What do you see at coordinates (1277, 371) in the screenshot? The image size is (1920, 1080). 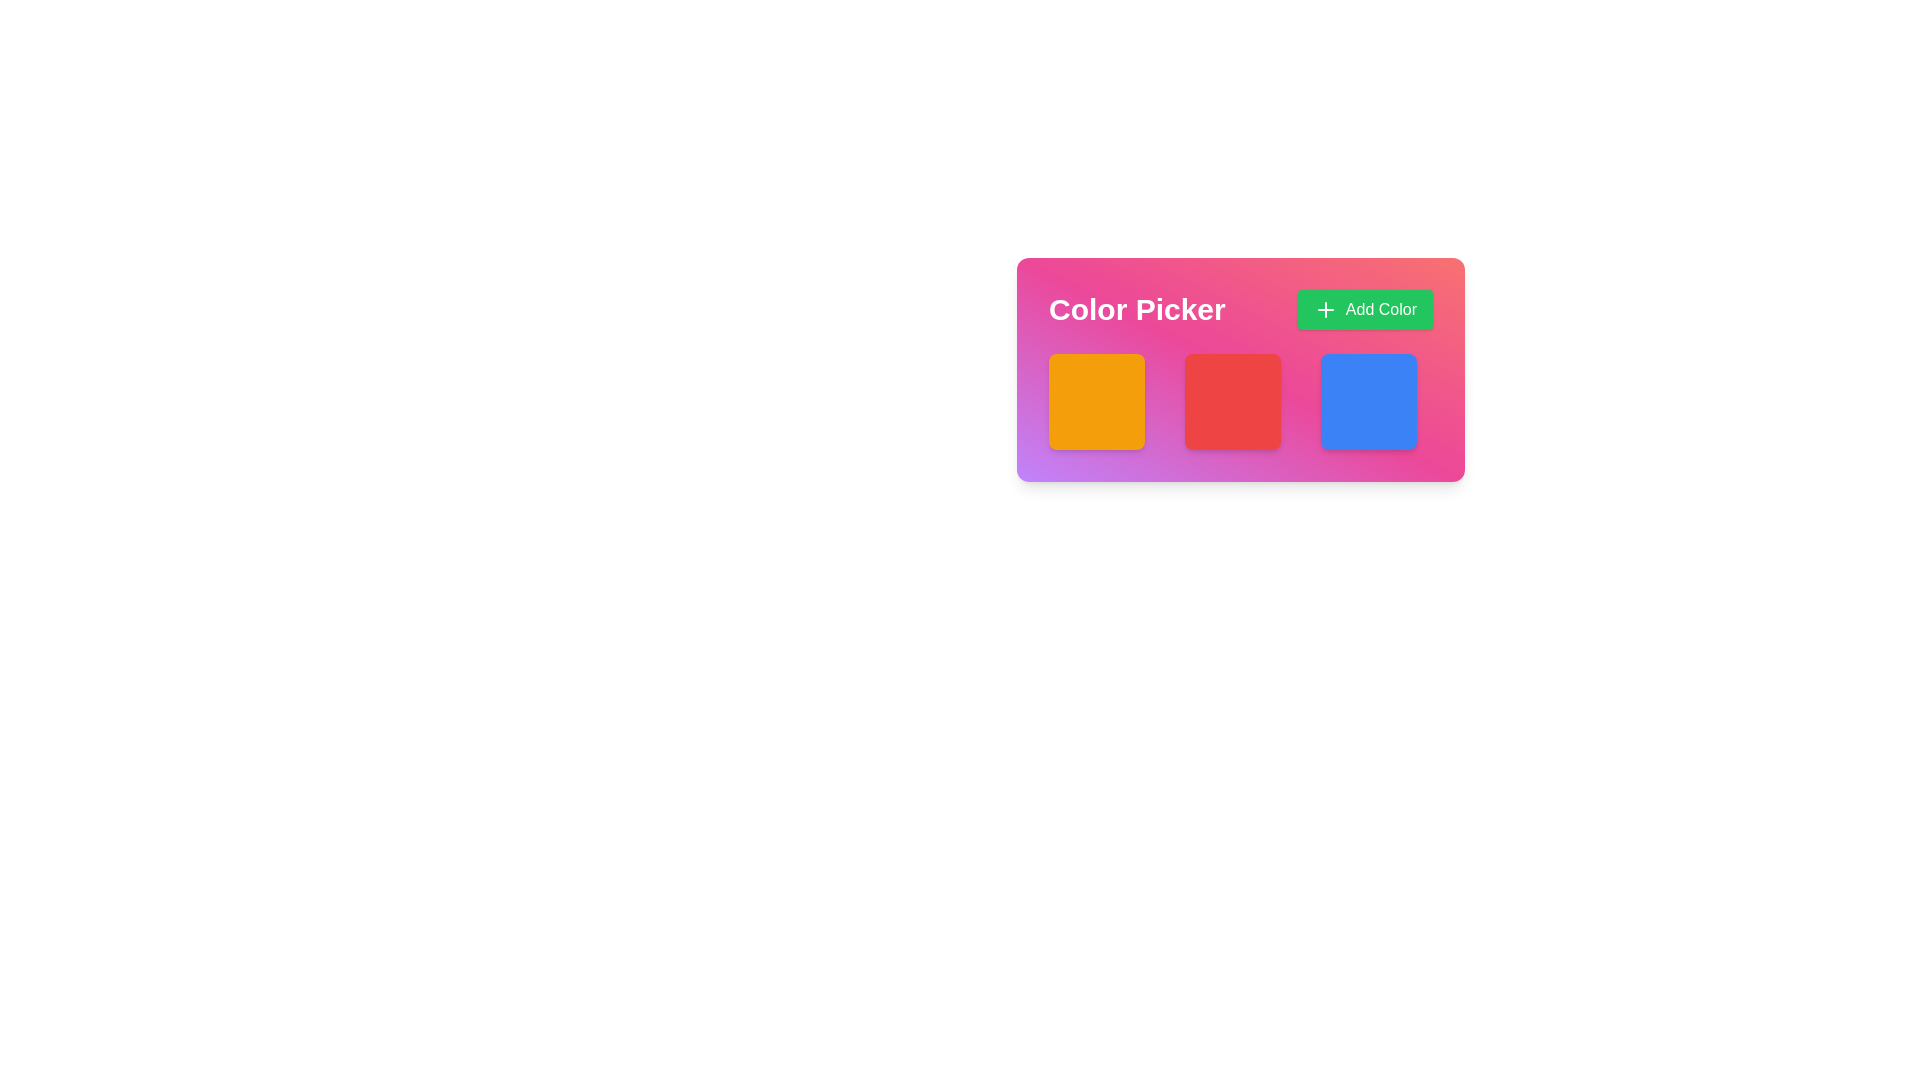 I see `the delete button located in the top-right corner of the red square block within the 'Color Picker' interface` at bounding box center [1277, 371].